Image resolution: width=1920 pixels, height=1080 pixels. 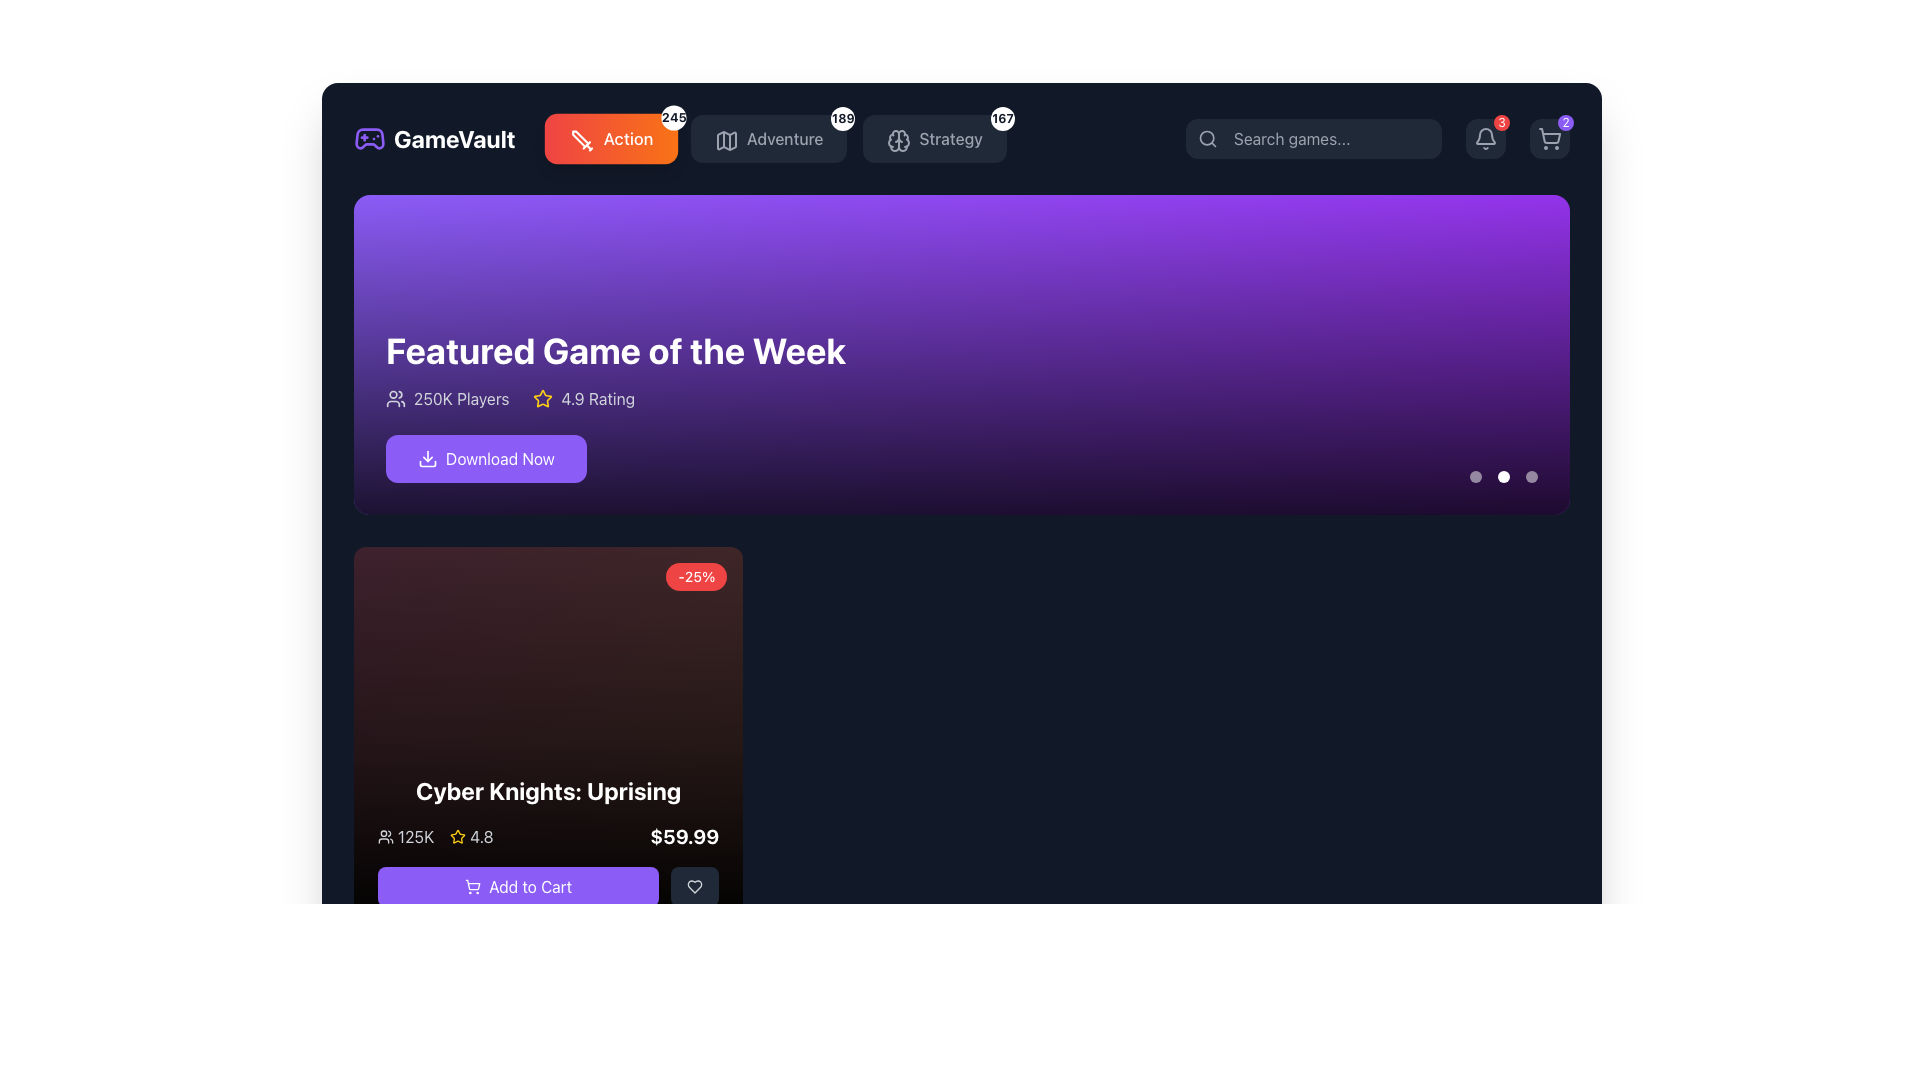 What do you see at coordinates (446, 398) in the screenshot?
I see `the text and icon combination indicating the total number of players or users associated with the game, located in the top section of the interface, aligned horizontally to the left` at bounding box center [446, 398].